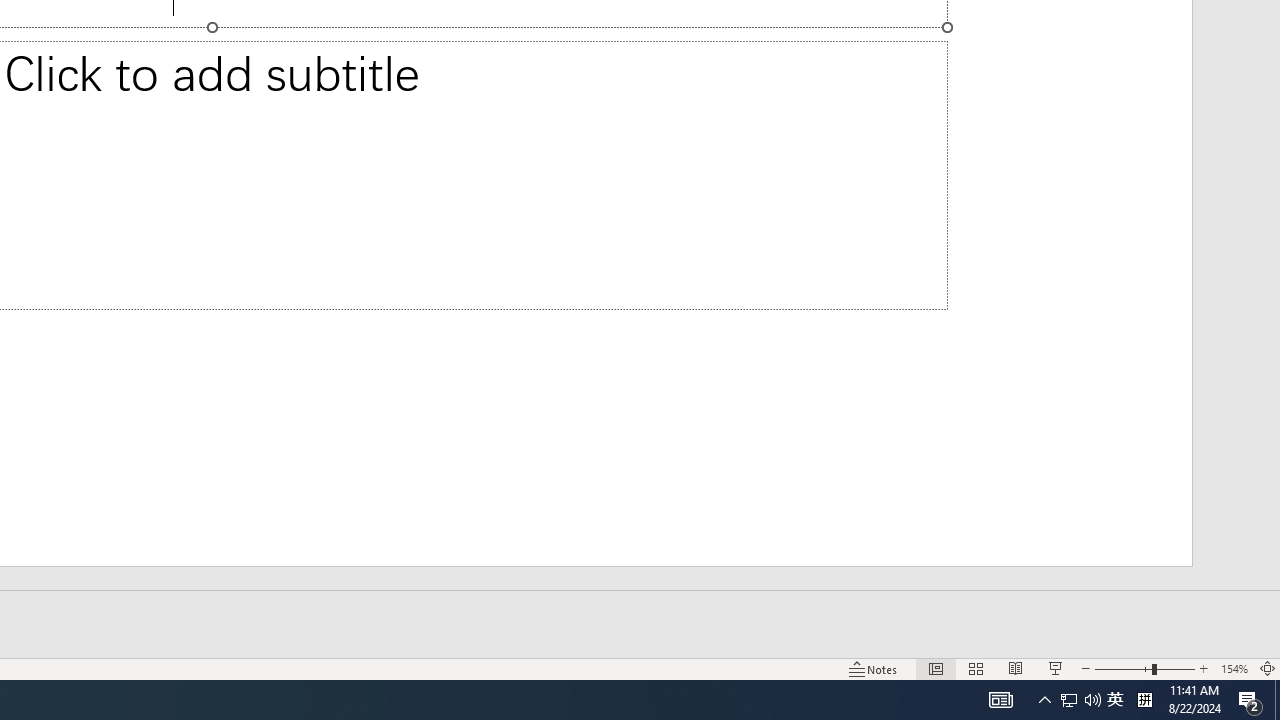 The width and height of the screenshot is (1280, 720). Describe the element at coordinates (1233, 669) in the screenshot. I see `'Zoom 154%'` at that location.